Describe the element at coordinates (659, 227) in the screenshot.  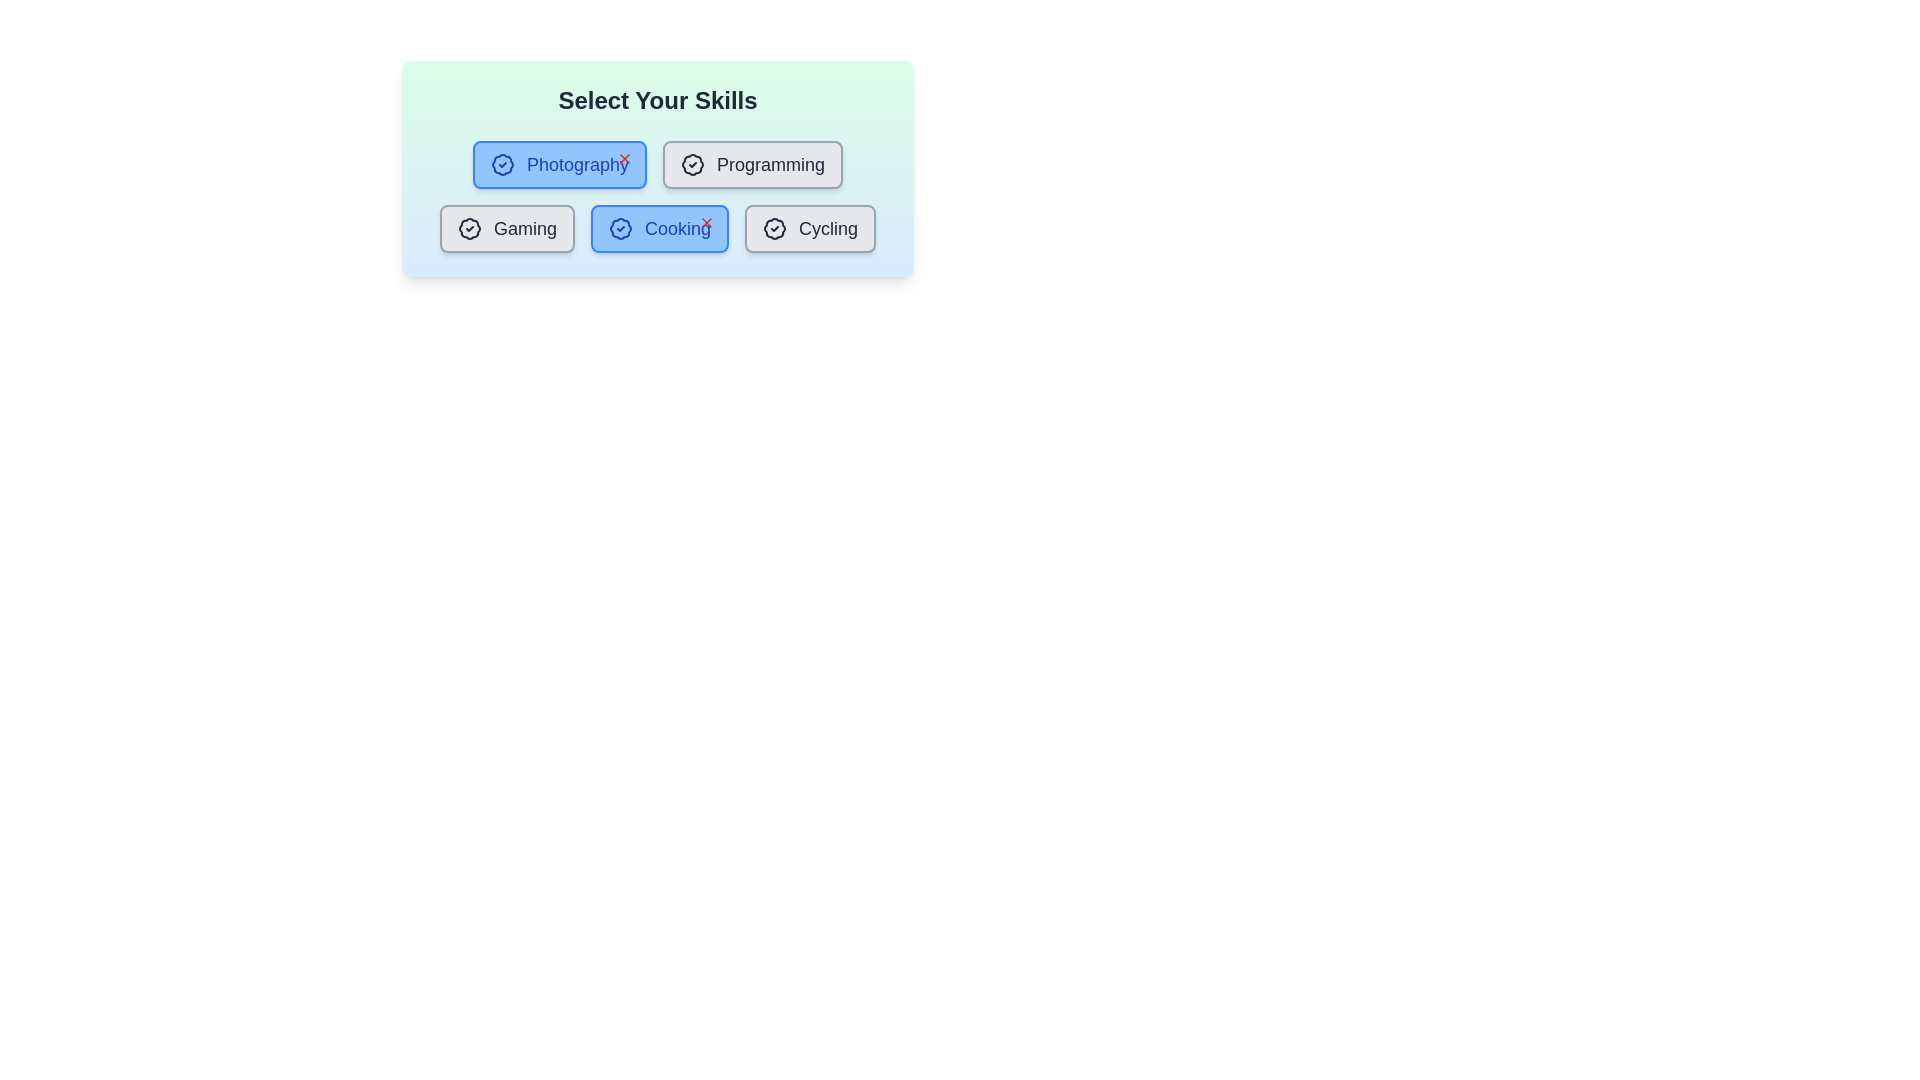
I see `the skill button labeled Cooking to toggle its highlighting` at that location.